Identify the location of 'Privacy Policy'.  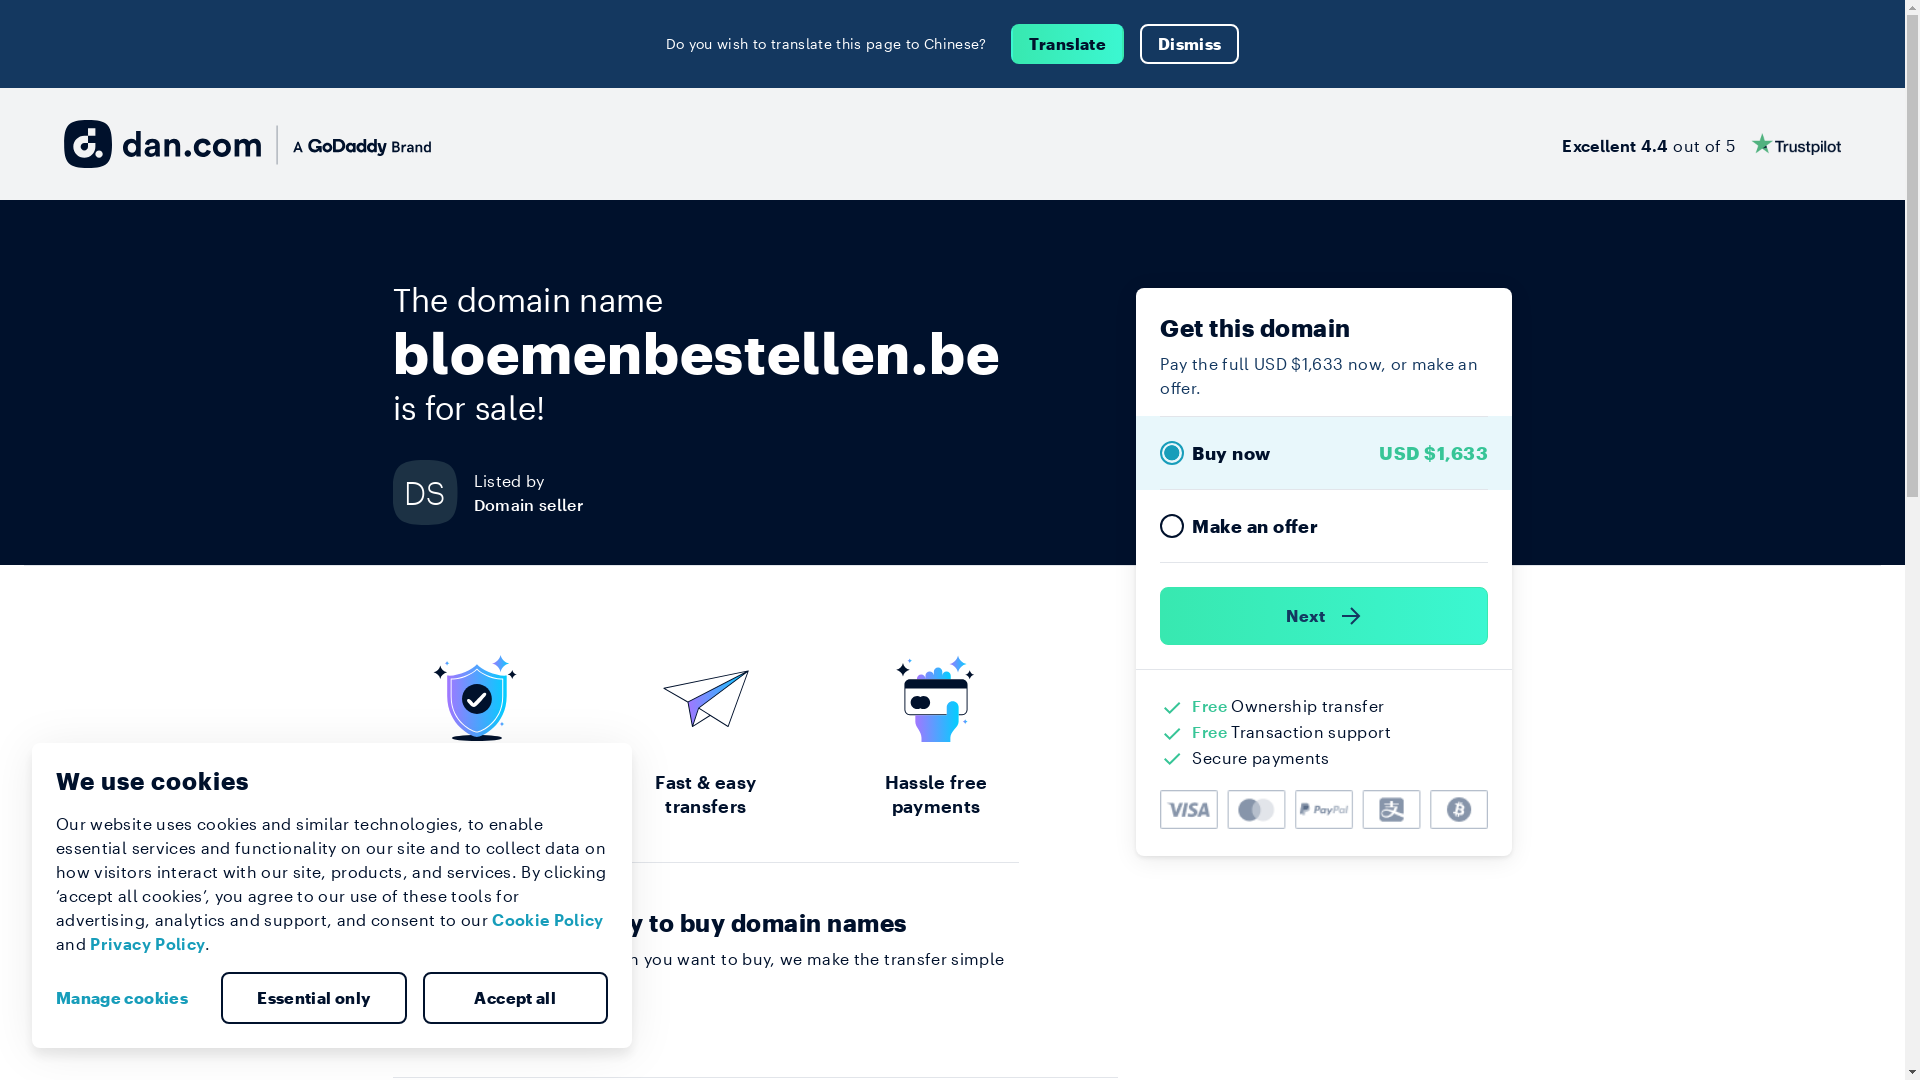
(146, 943).